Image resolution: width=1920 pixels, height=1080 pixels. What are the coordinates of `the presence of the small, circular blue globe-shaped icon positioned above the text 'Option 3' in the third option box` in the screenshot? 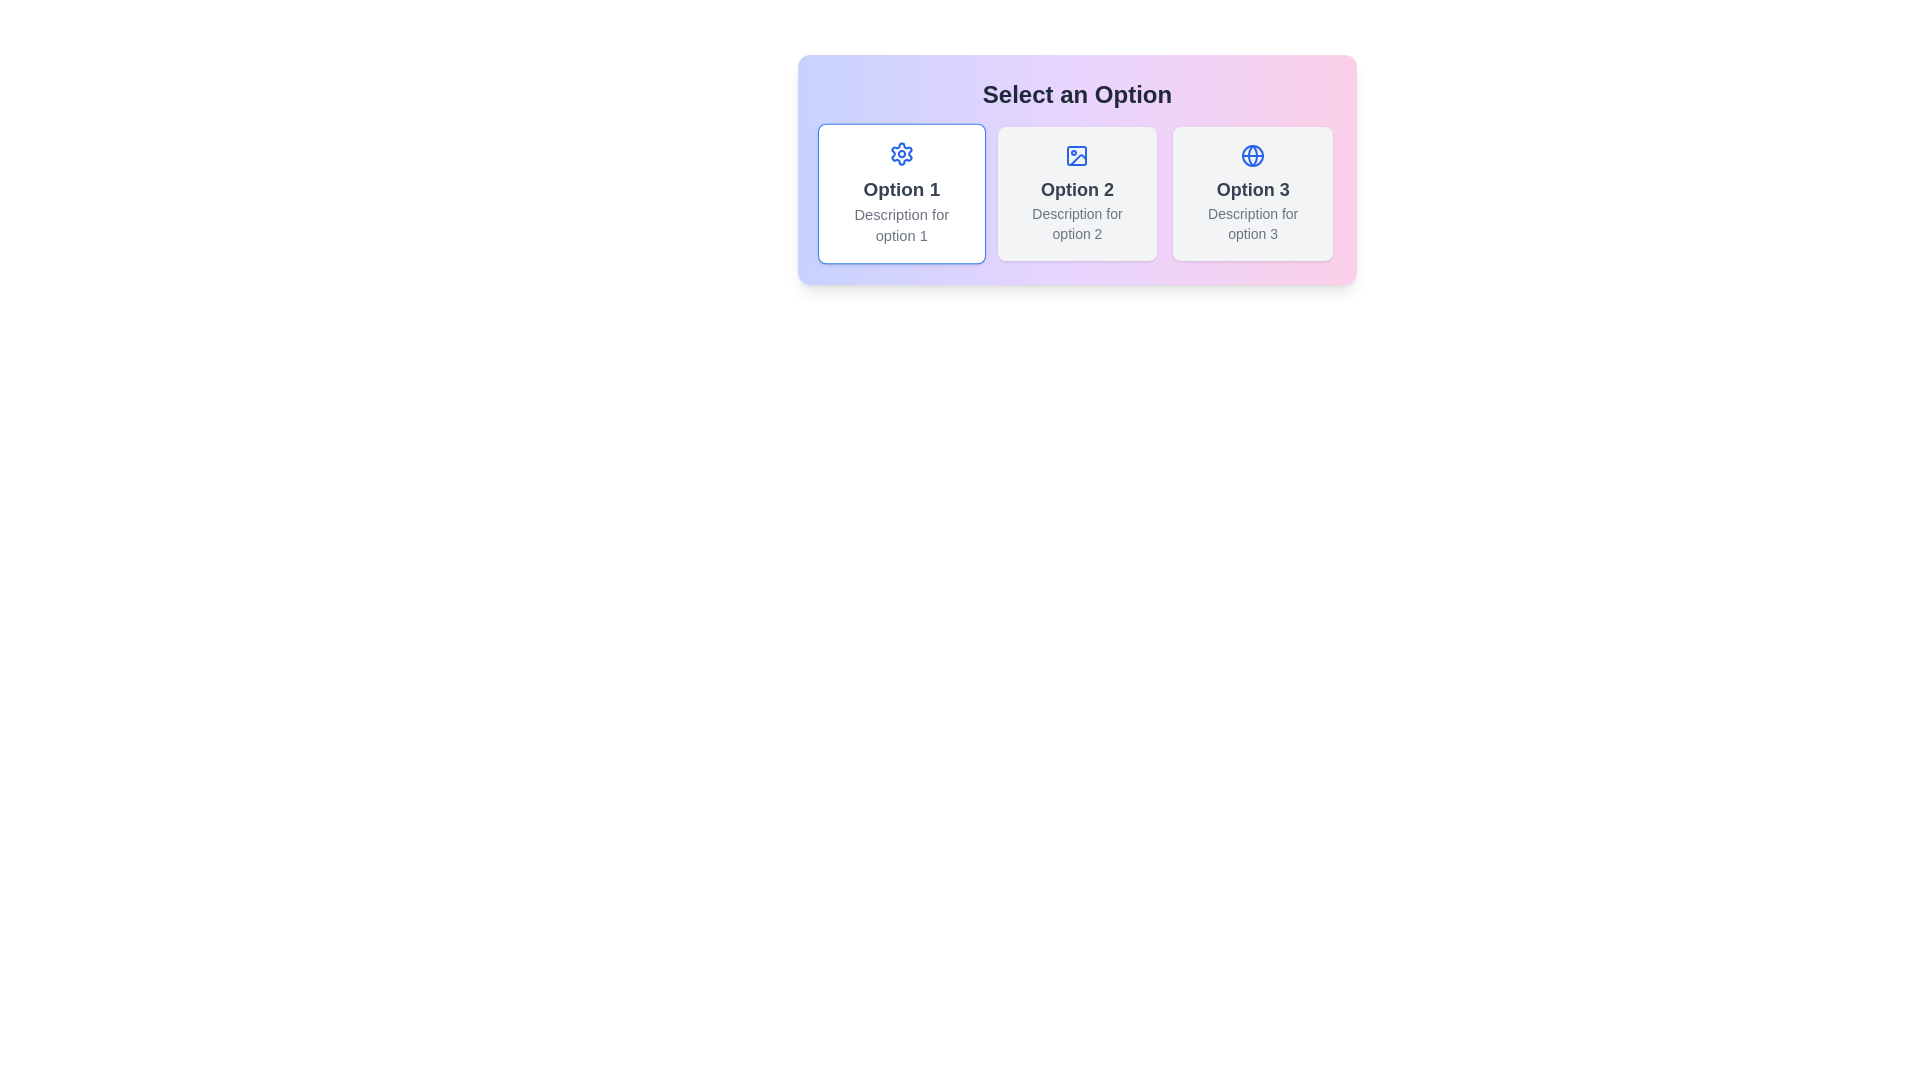 It's located at (1252, 154).